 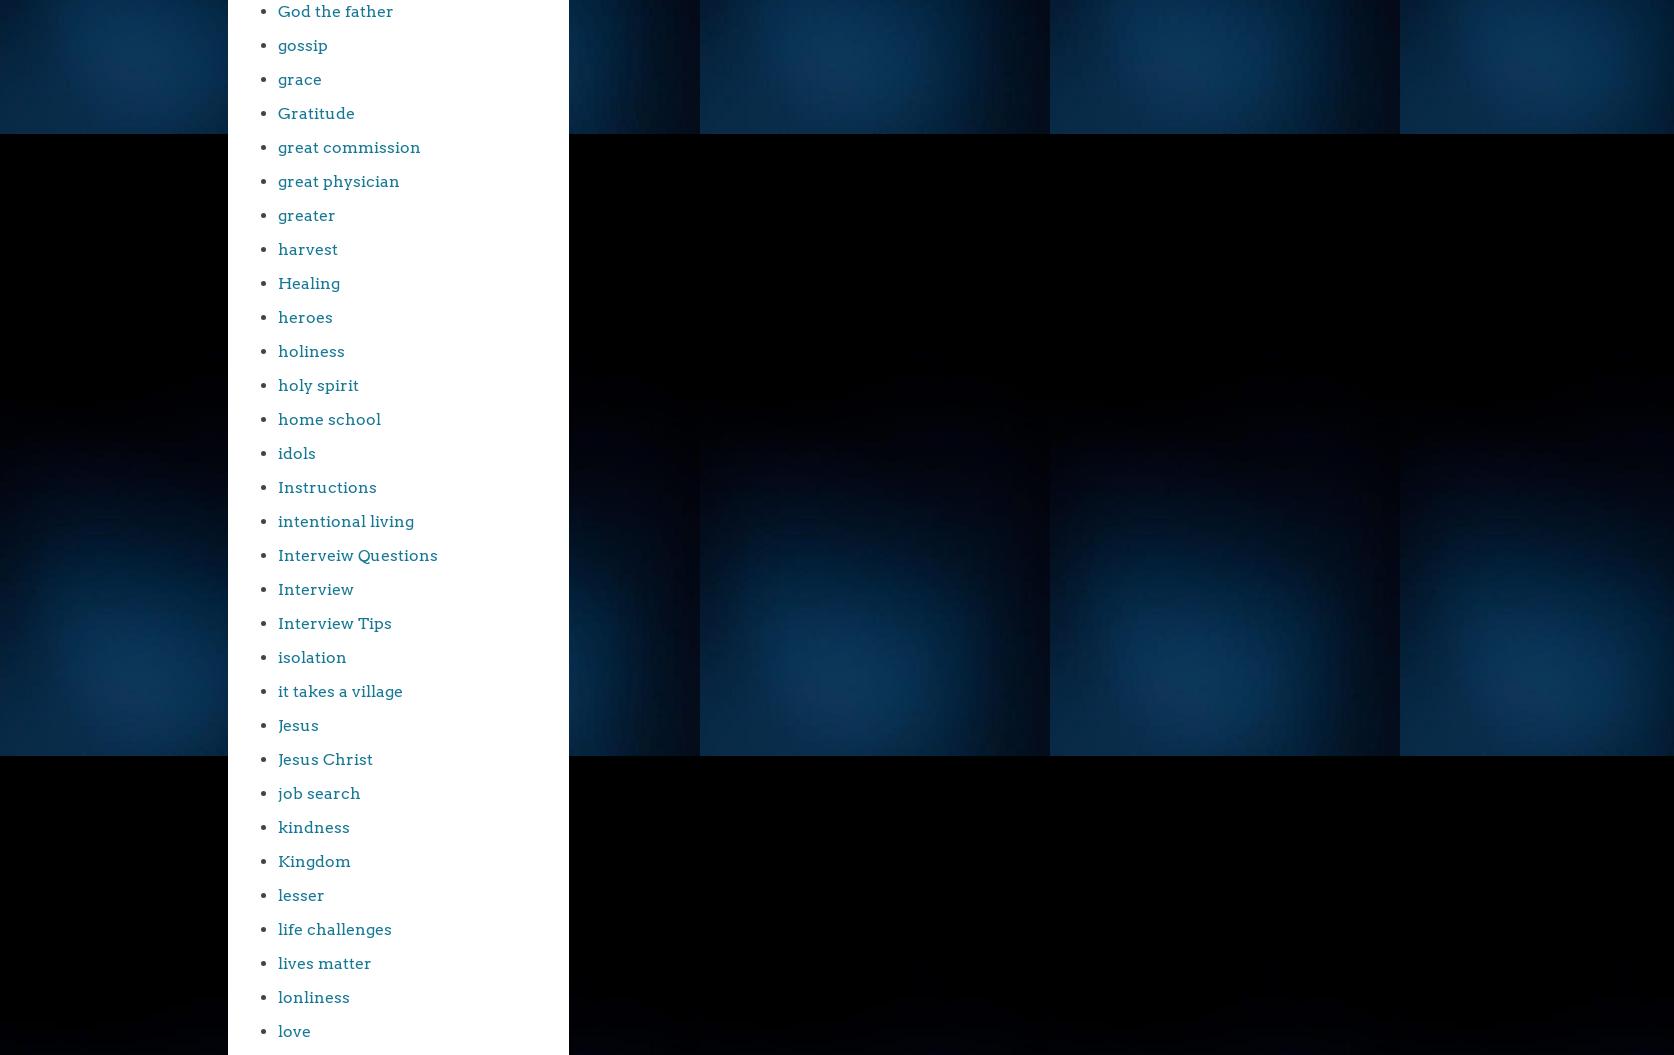 What do you see at coordinates (318, 385) in the screenshot?
I see `'holy spirit'` at bounding box center [318, 385].